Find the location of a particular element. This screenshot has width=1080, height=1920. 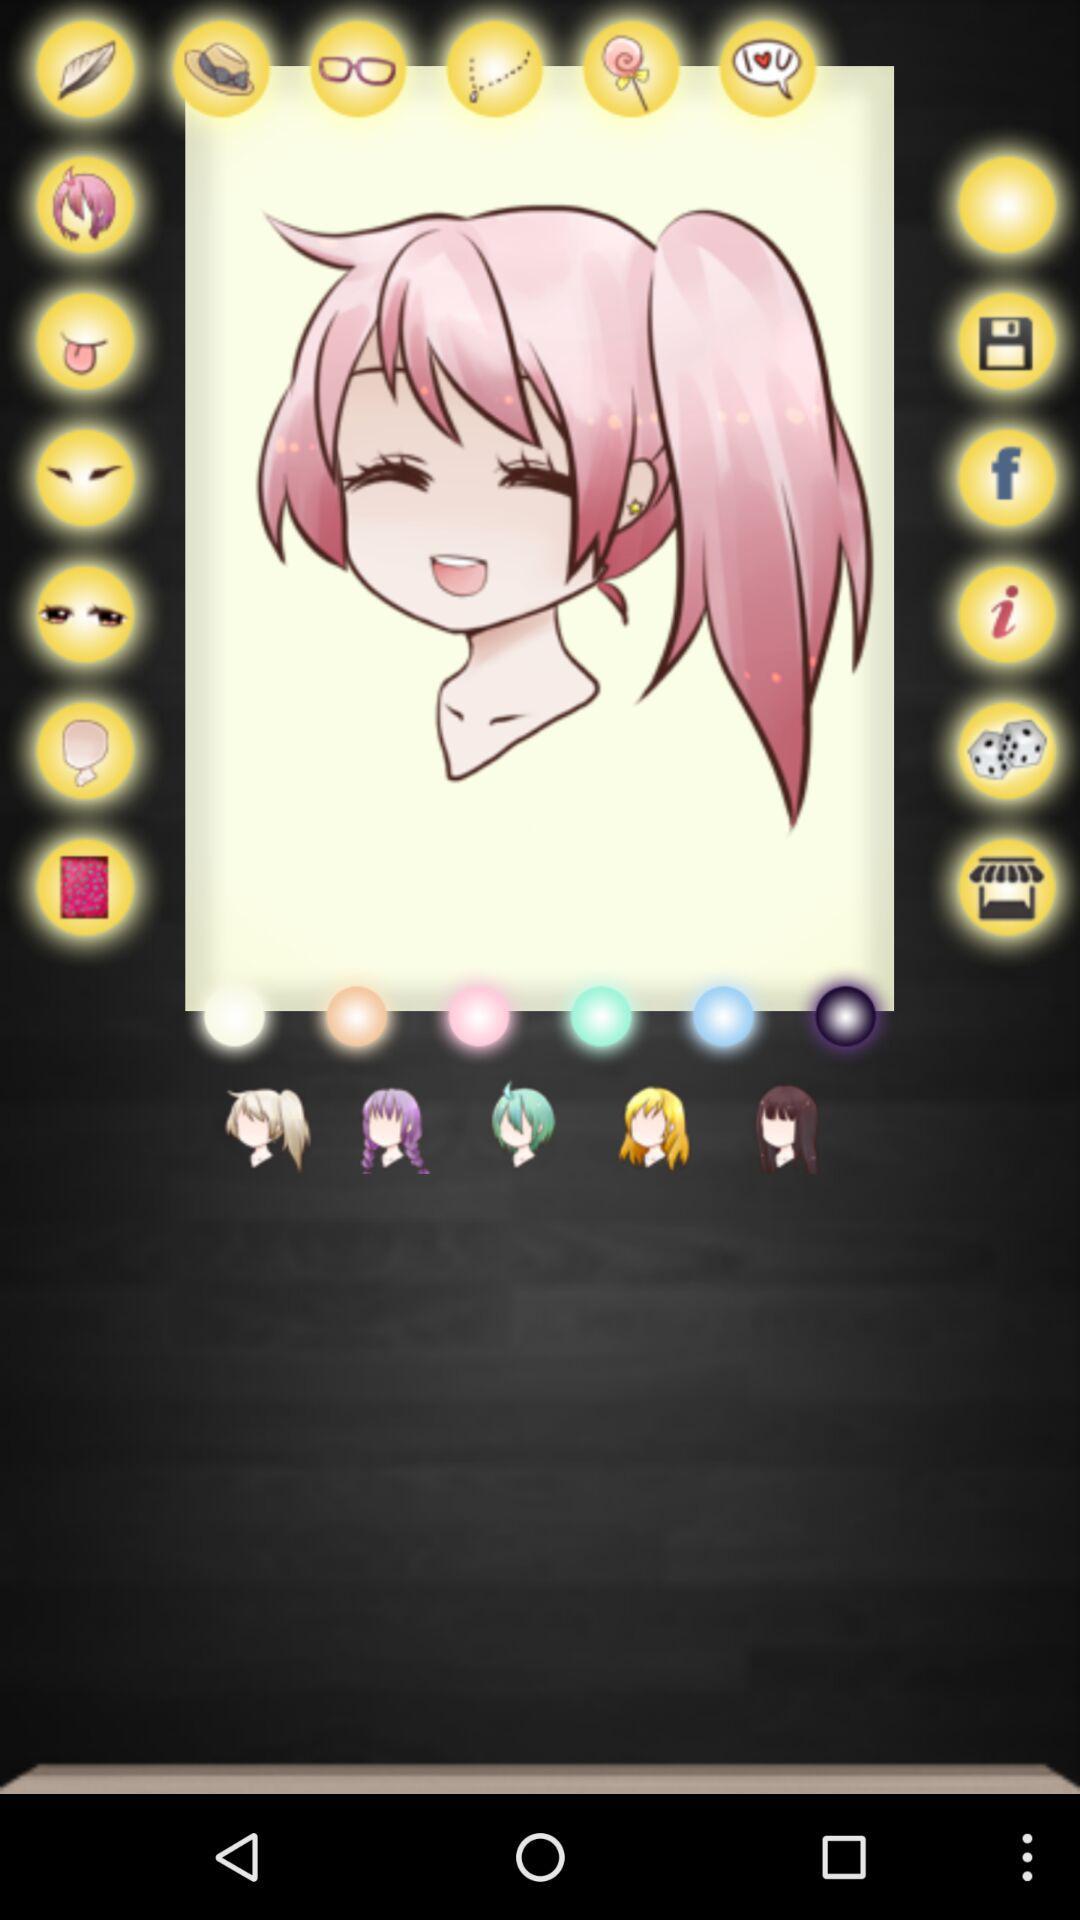

the call icon is located at coordinates (220, 80).